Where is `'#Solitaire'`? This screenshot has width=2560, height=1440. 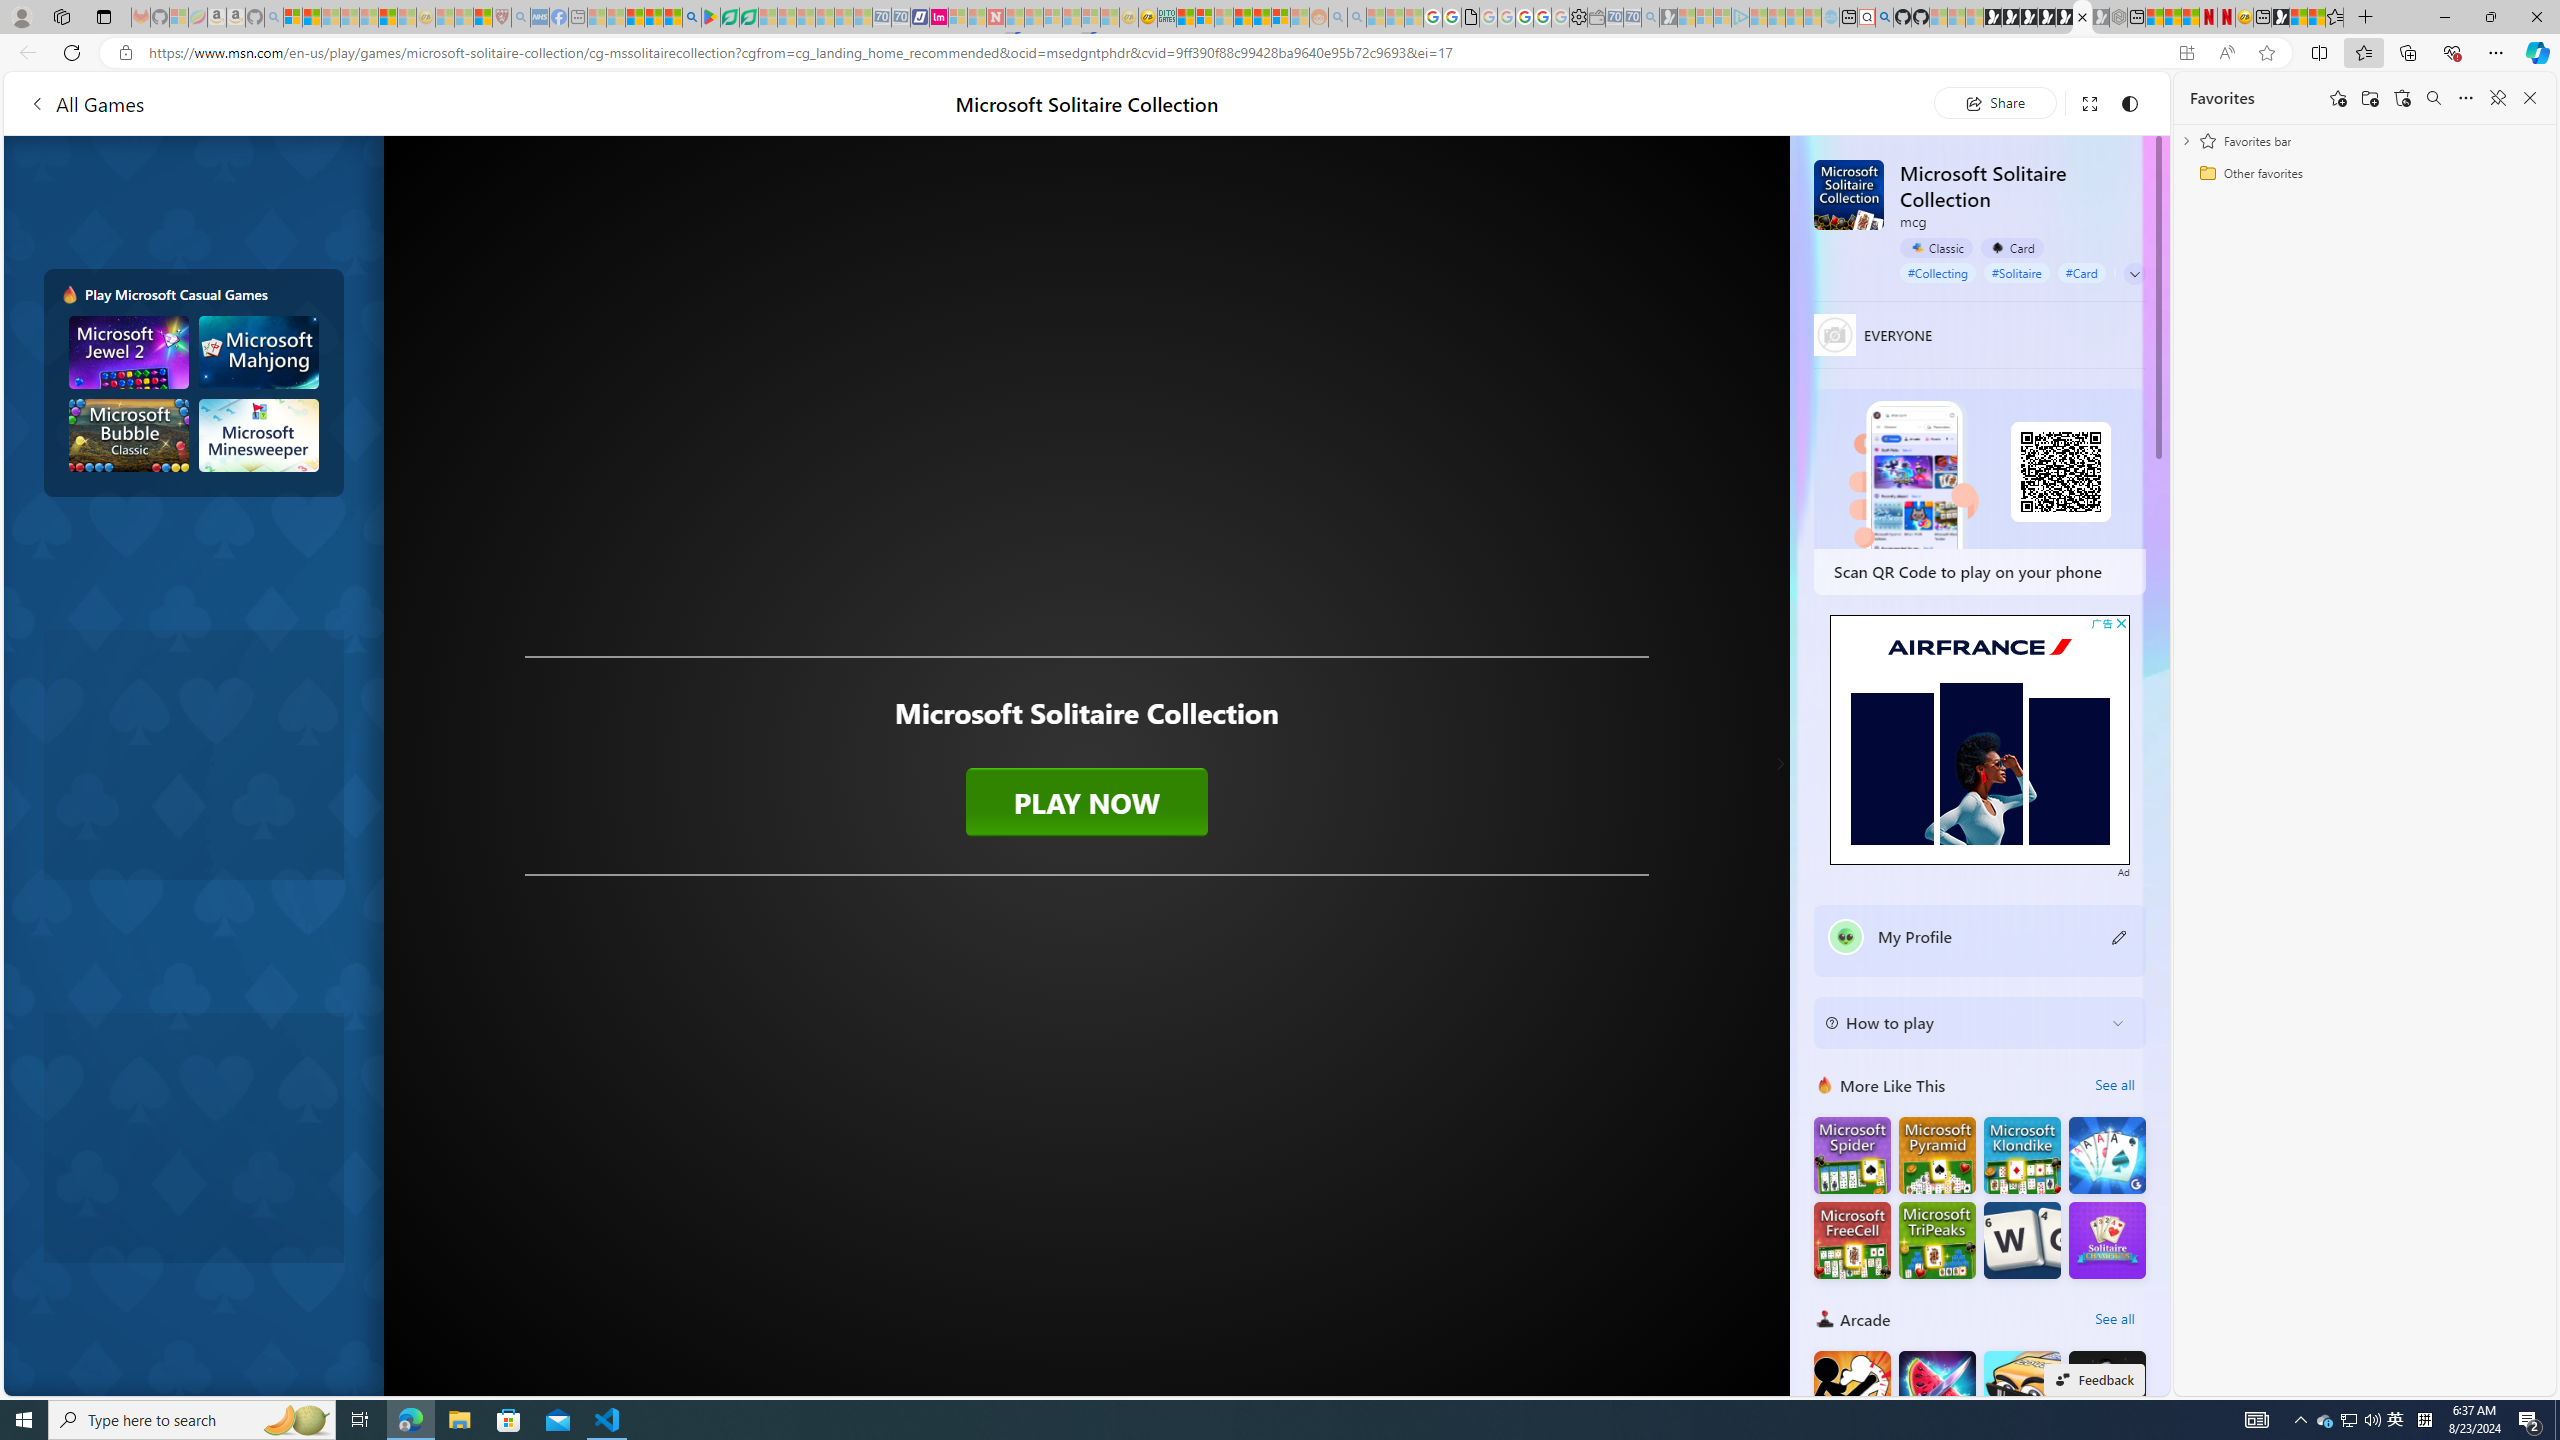
'#Solitaire' is located at coordinates (2017, 272).